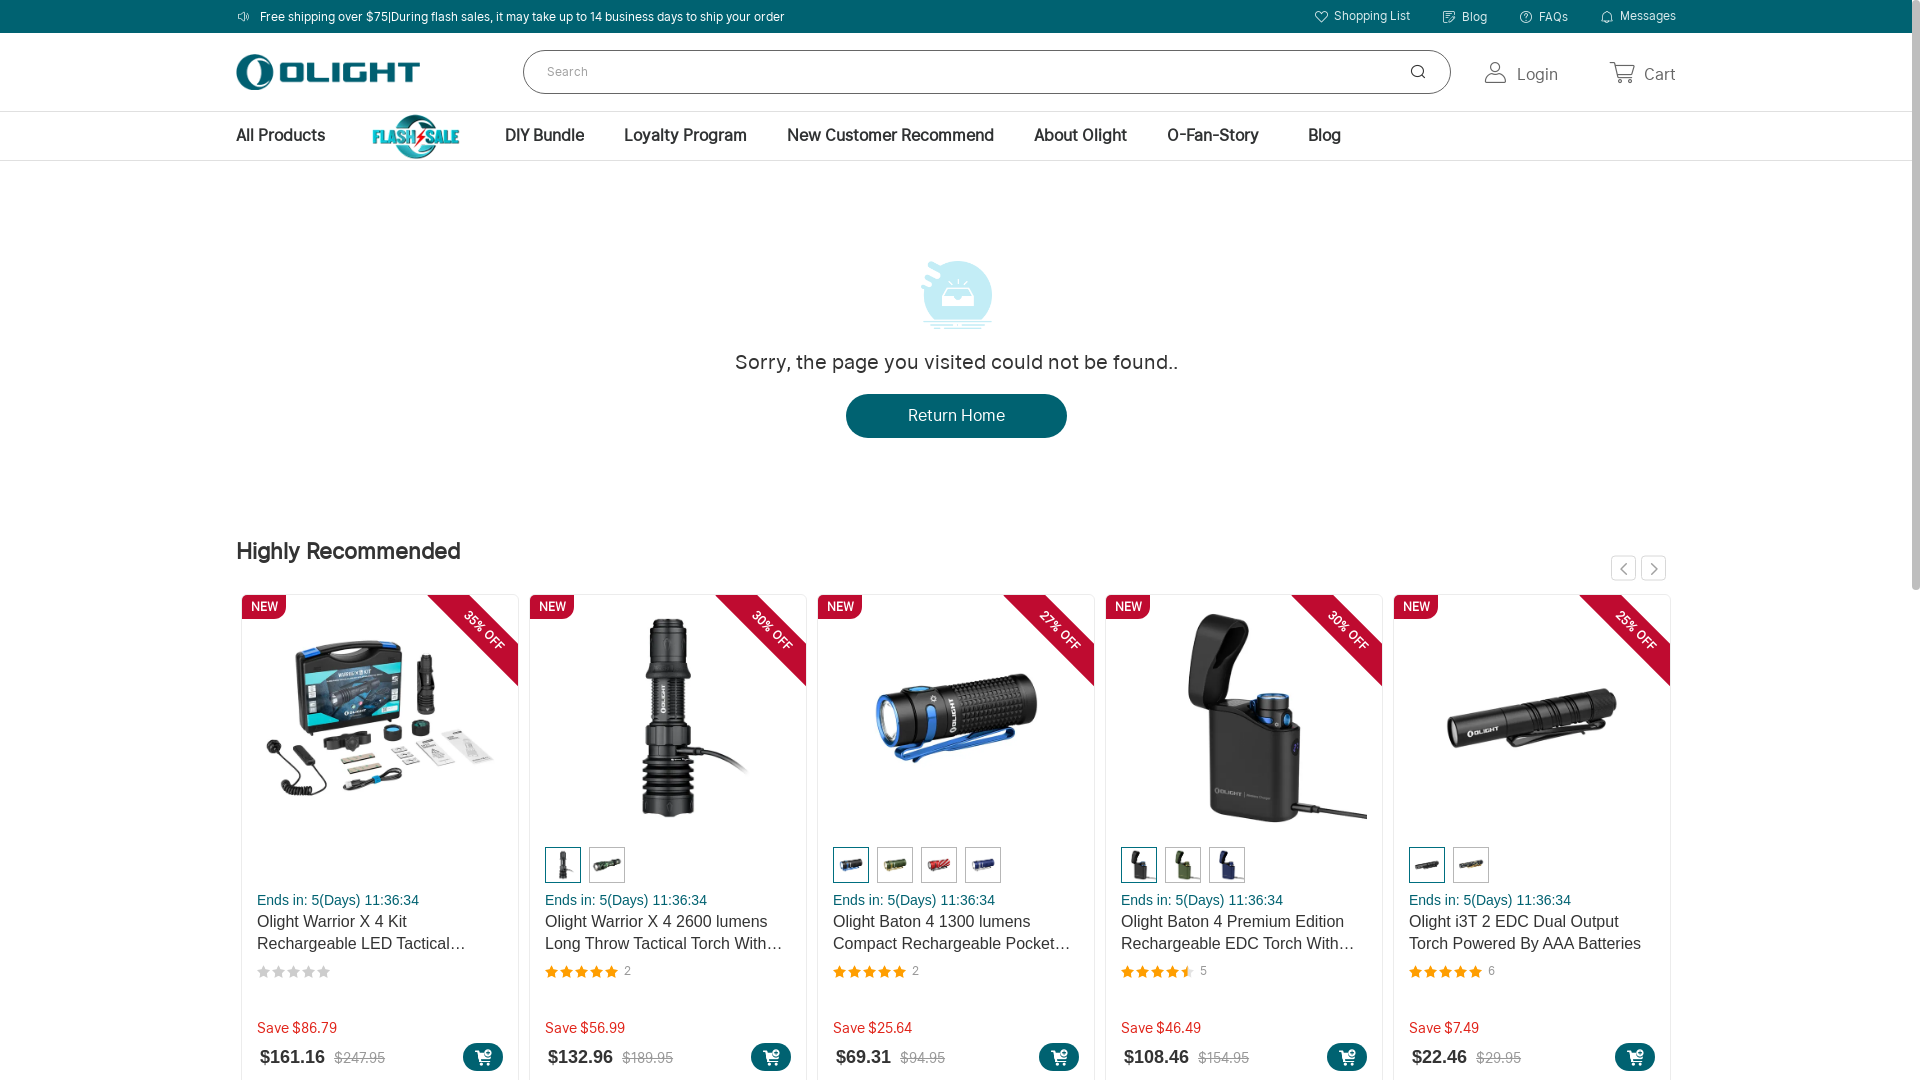 This screenshot has height=1080, width=1920. Describe the element at coordinates (1079, 135) in the screenshot. I see `'About Olight'` at that location.